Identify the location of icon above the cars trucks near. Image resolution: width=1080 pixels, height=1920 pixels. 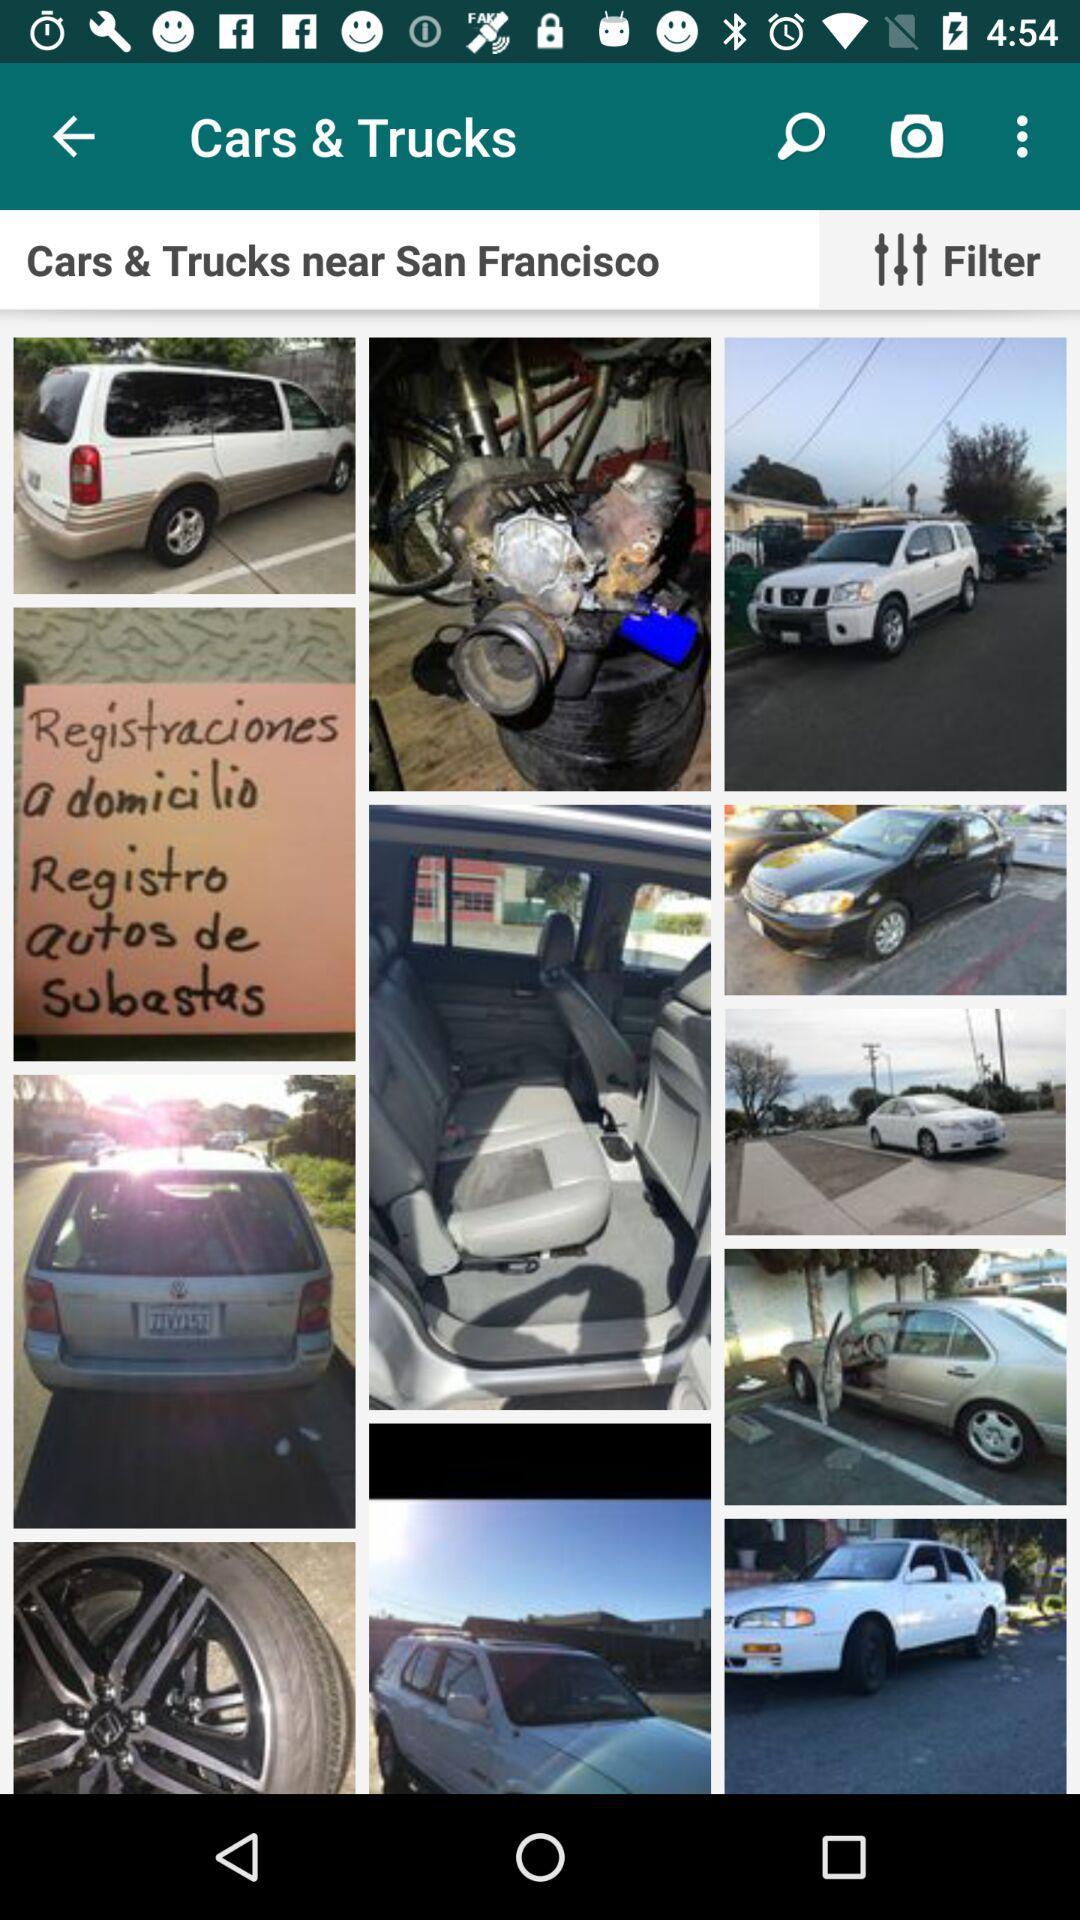
(72, 135).